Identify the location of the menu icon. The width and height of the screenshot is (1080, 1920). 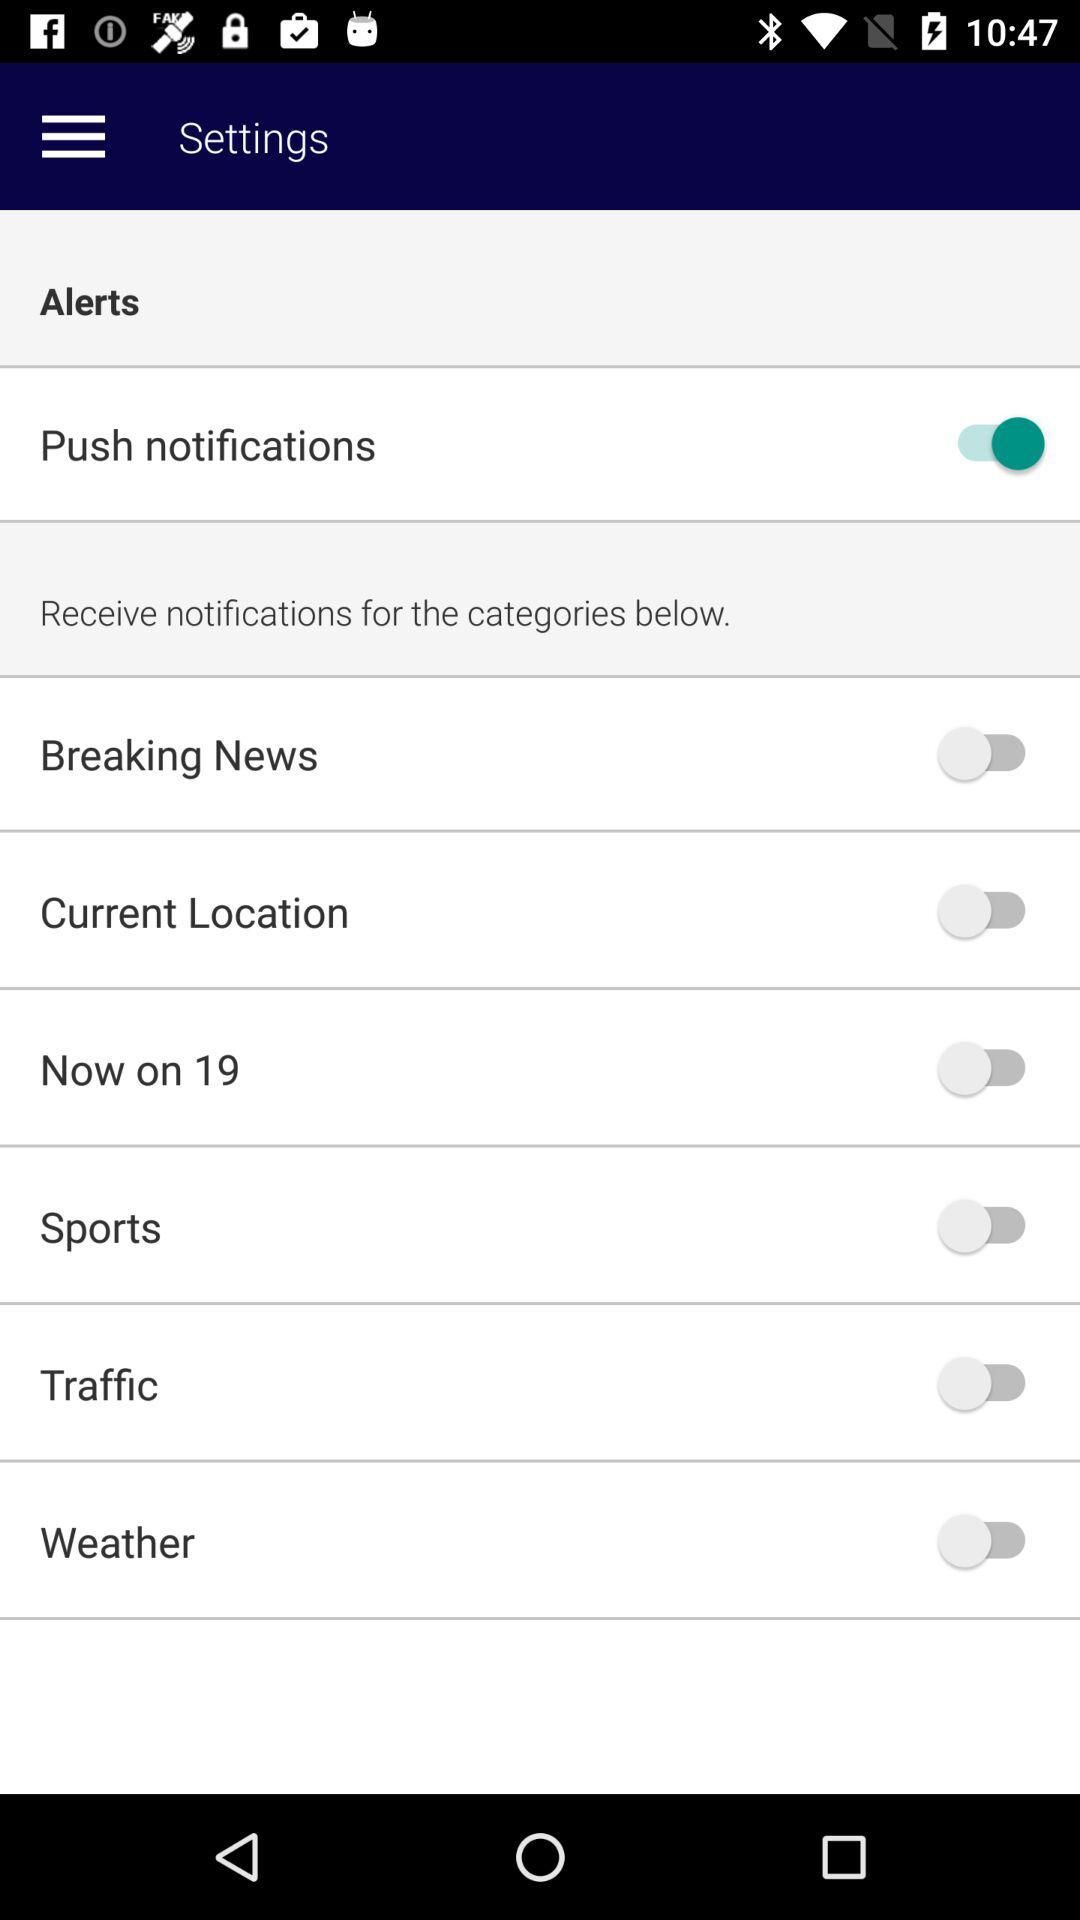
(72, 135).